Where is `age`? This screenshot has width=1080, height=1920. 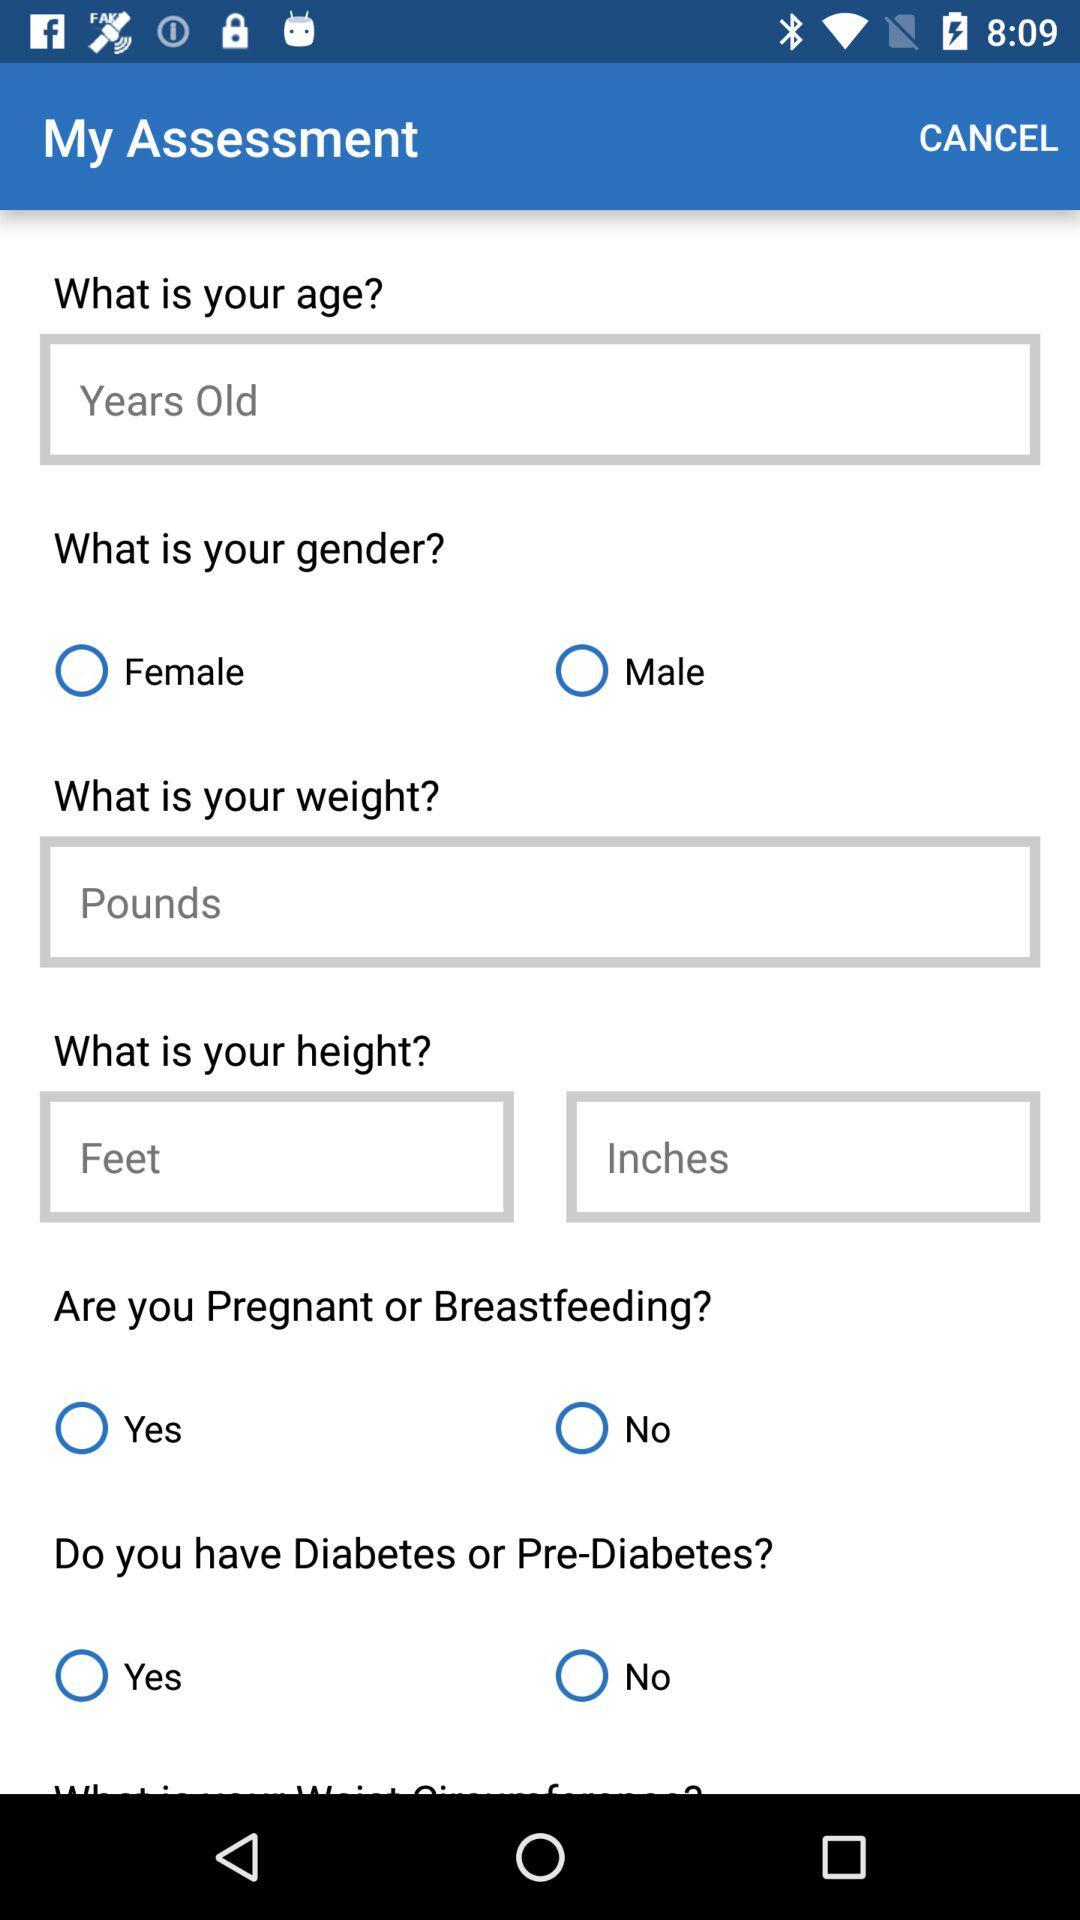 age is located at coordinates (540, 399).